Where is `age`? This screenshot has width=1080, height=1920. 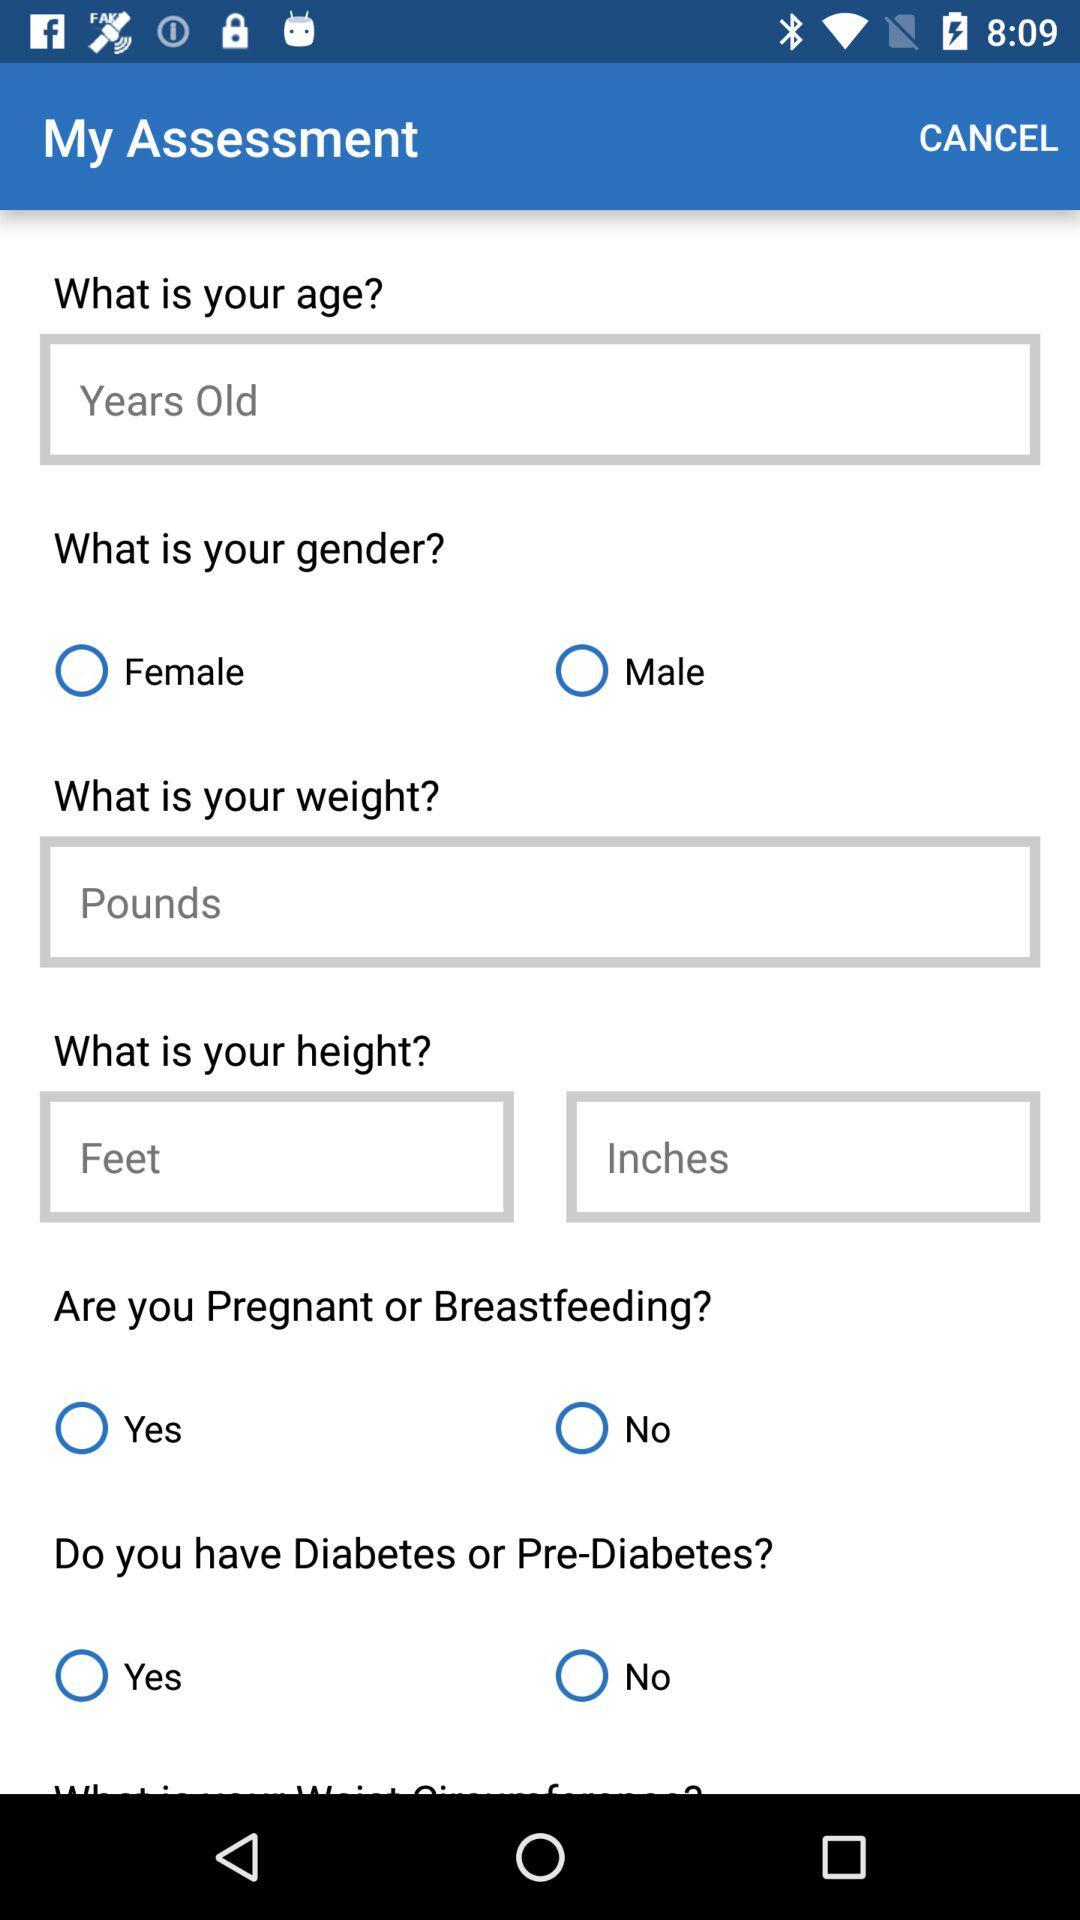 age is located at coordinates (540, 399).